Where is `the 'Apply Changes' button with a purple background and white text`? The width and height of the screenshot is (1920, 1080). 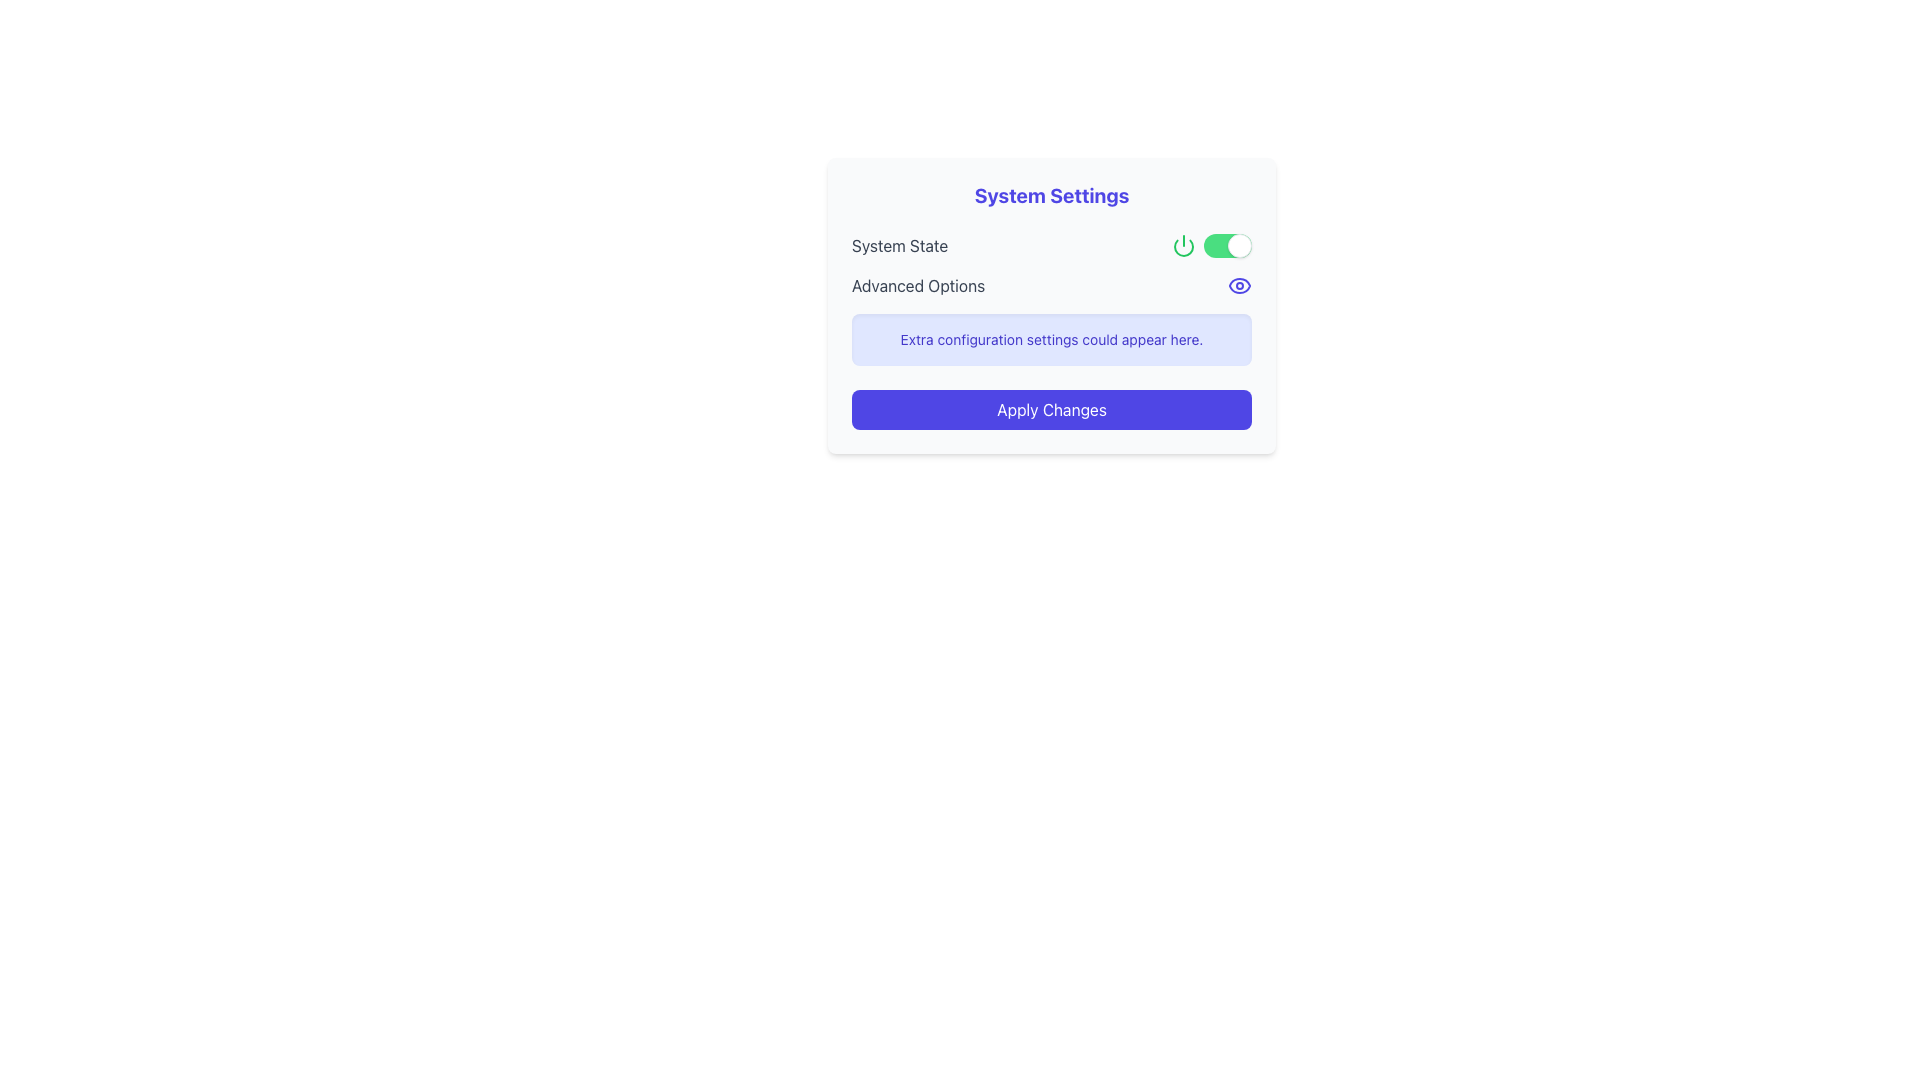
the 'Apply Changes' button with a purple background and white text is located at coordinates (1050, 408).